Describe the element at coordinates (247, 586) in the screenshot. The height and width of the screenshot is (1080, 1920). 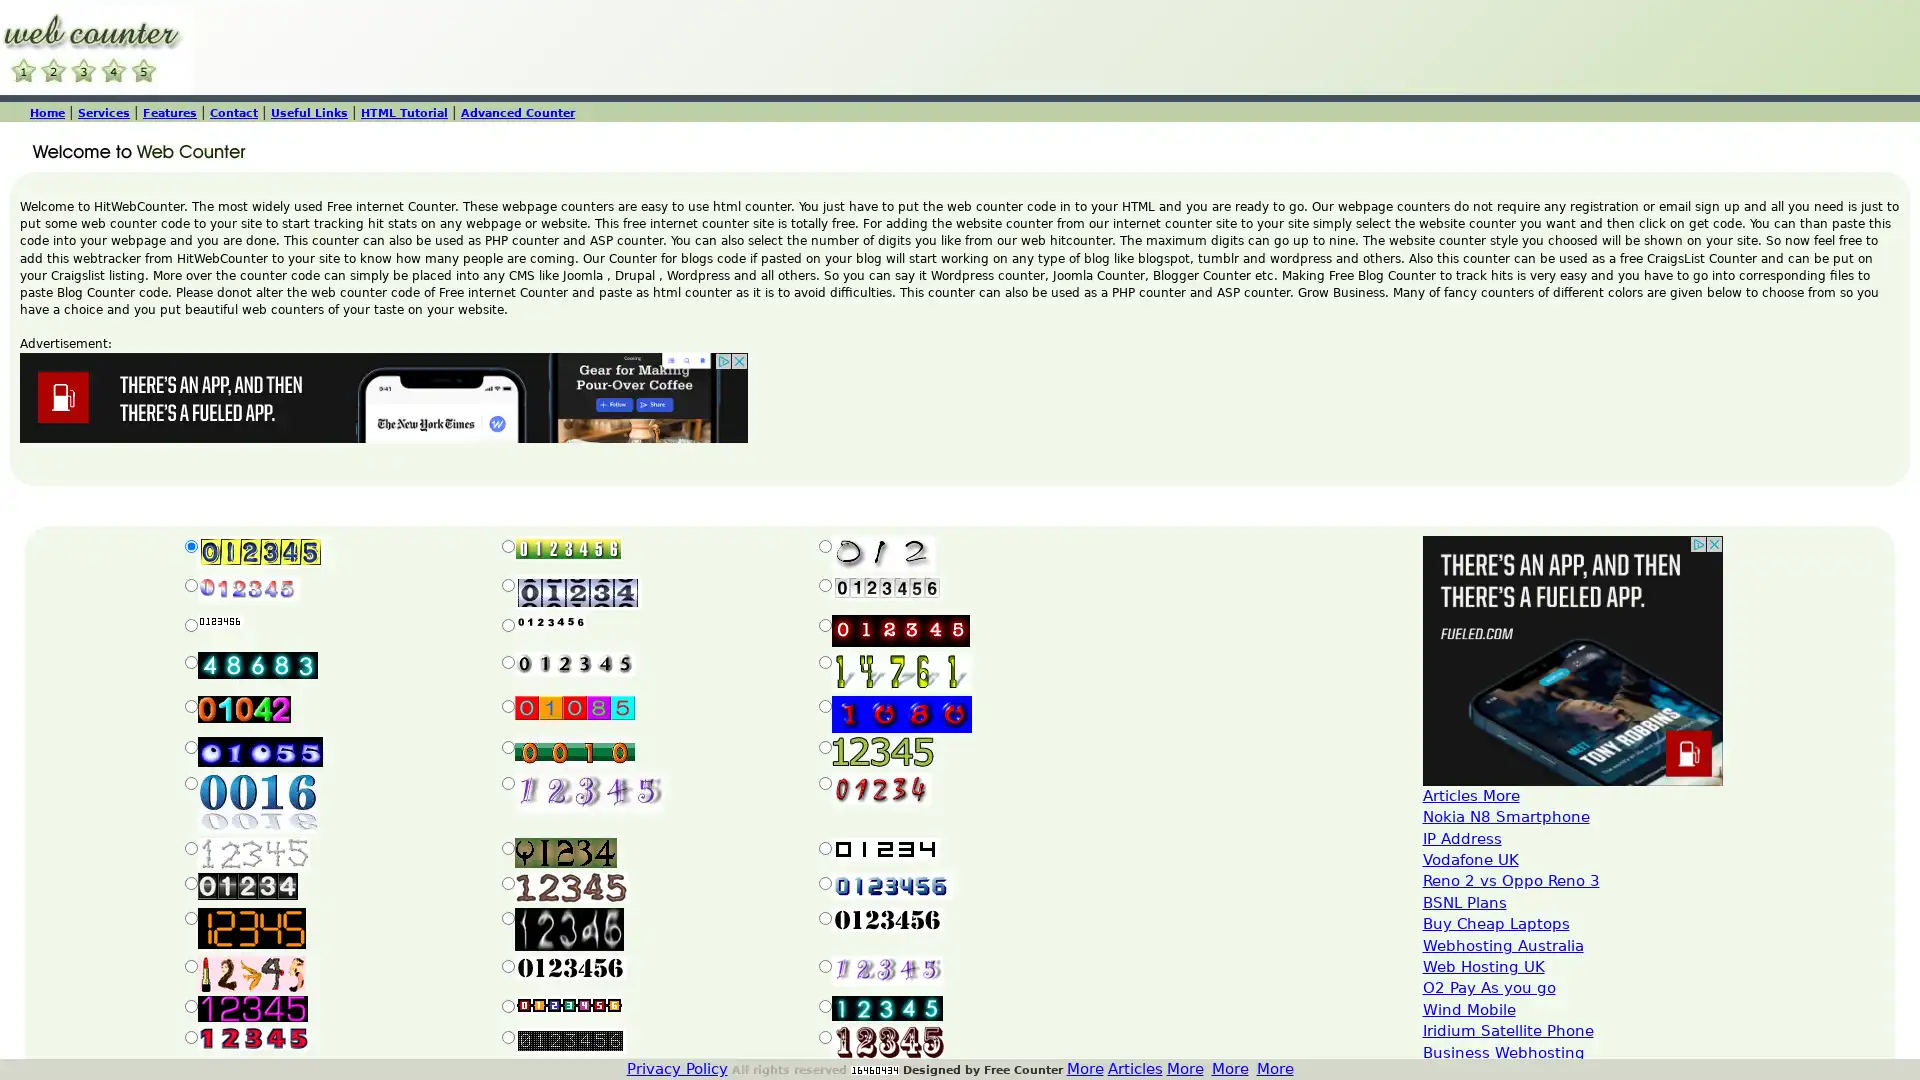
I see `Submit` at that location.